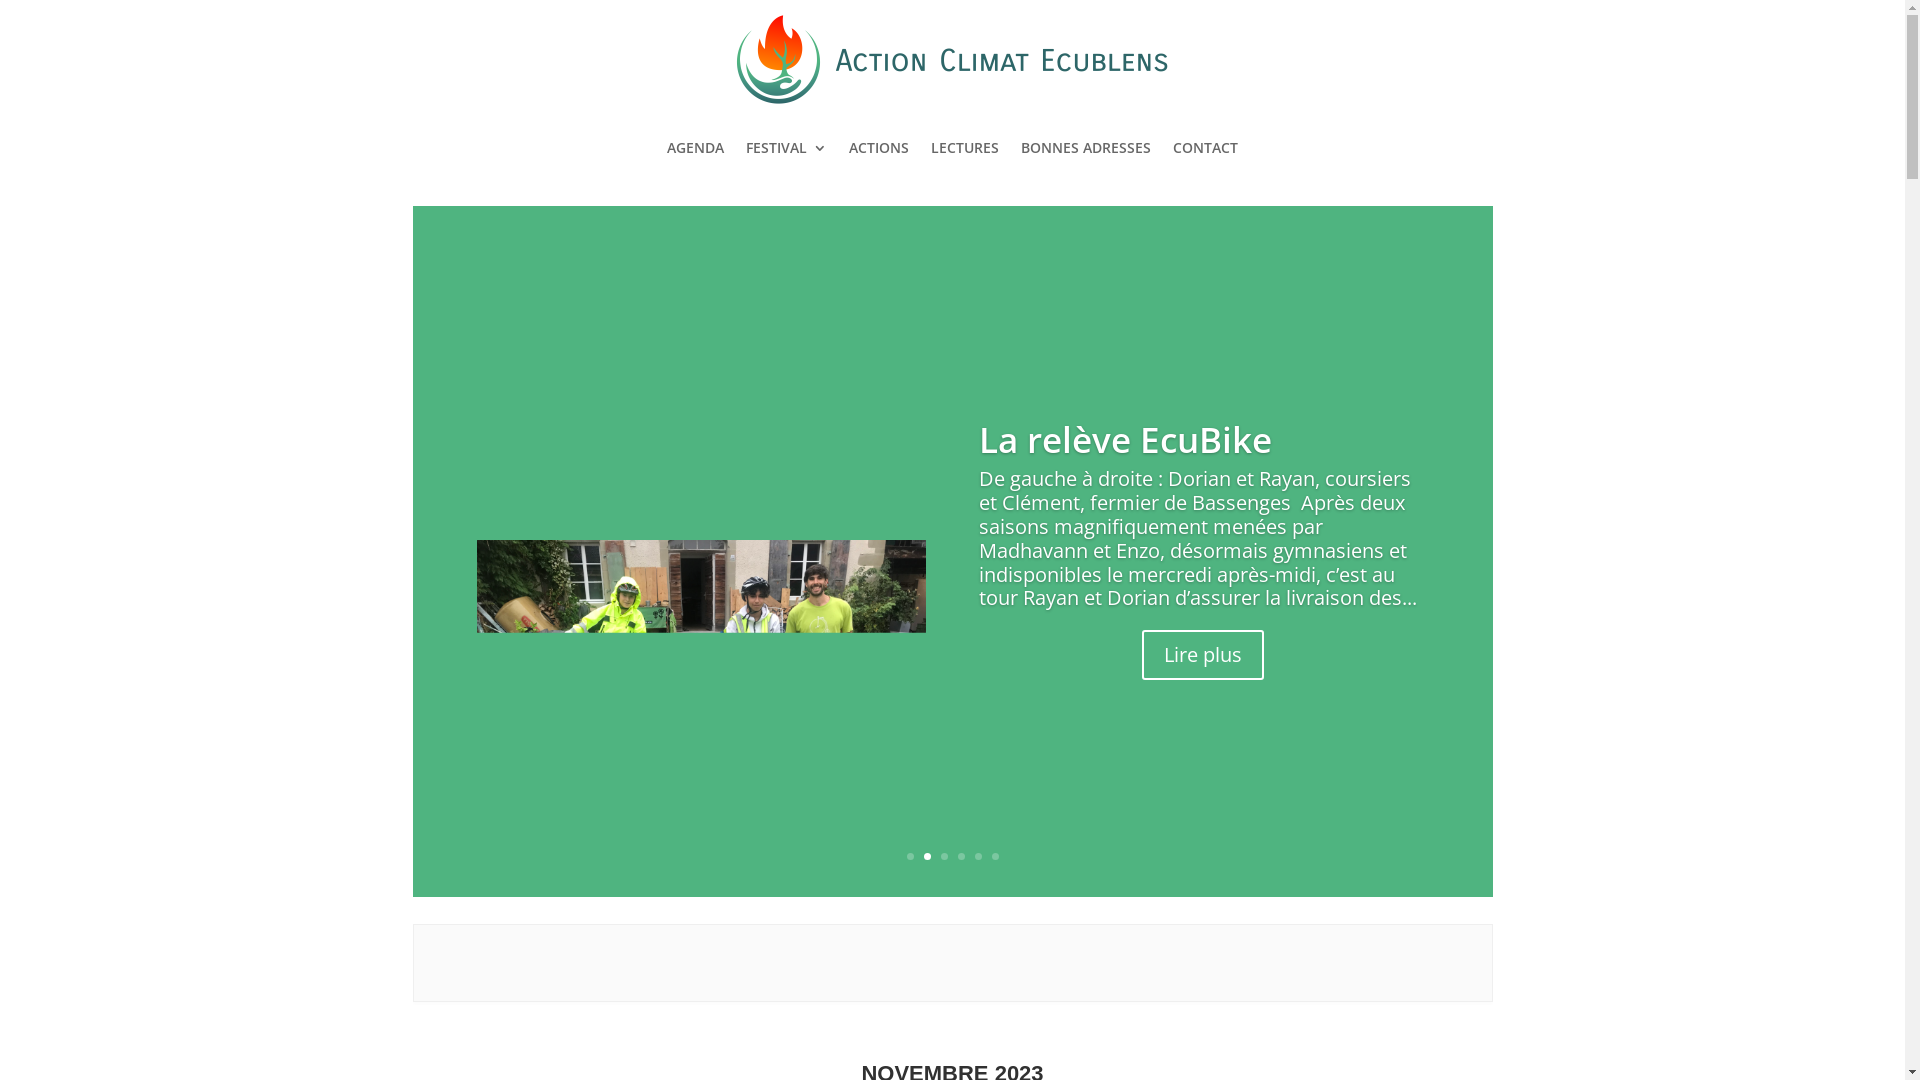 The image size is (1920, 1080). Describe the element at coordinates (942, 855) in the screenshot. I see `'3'` at that location.